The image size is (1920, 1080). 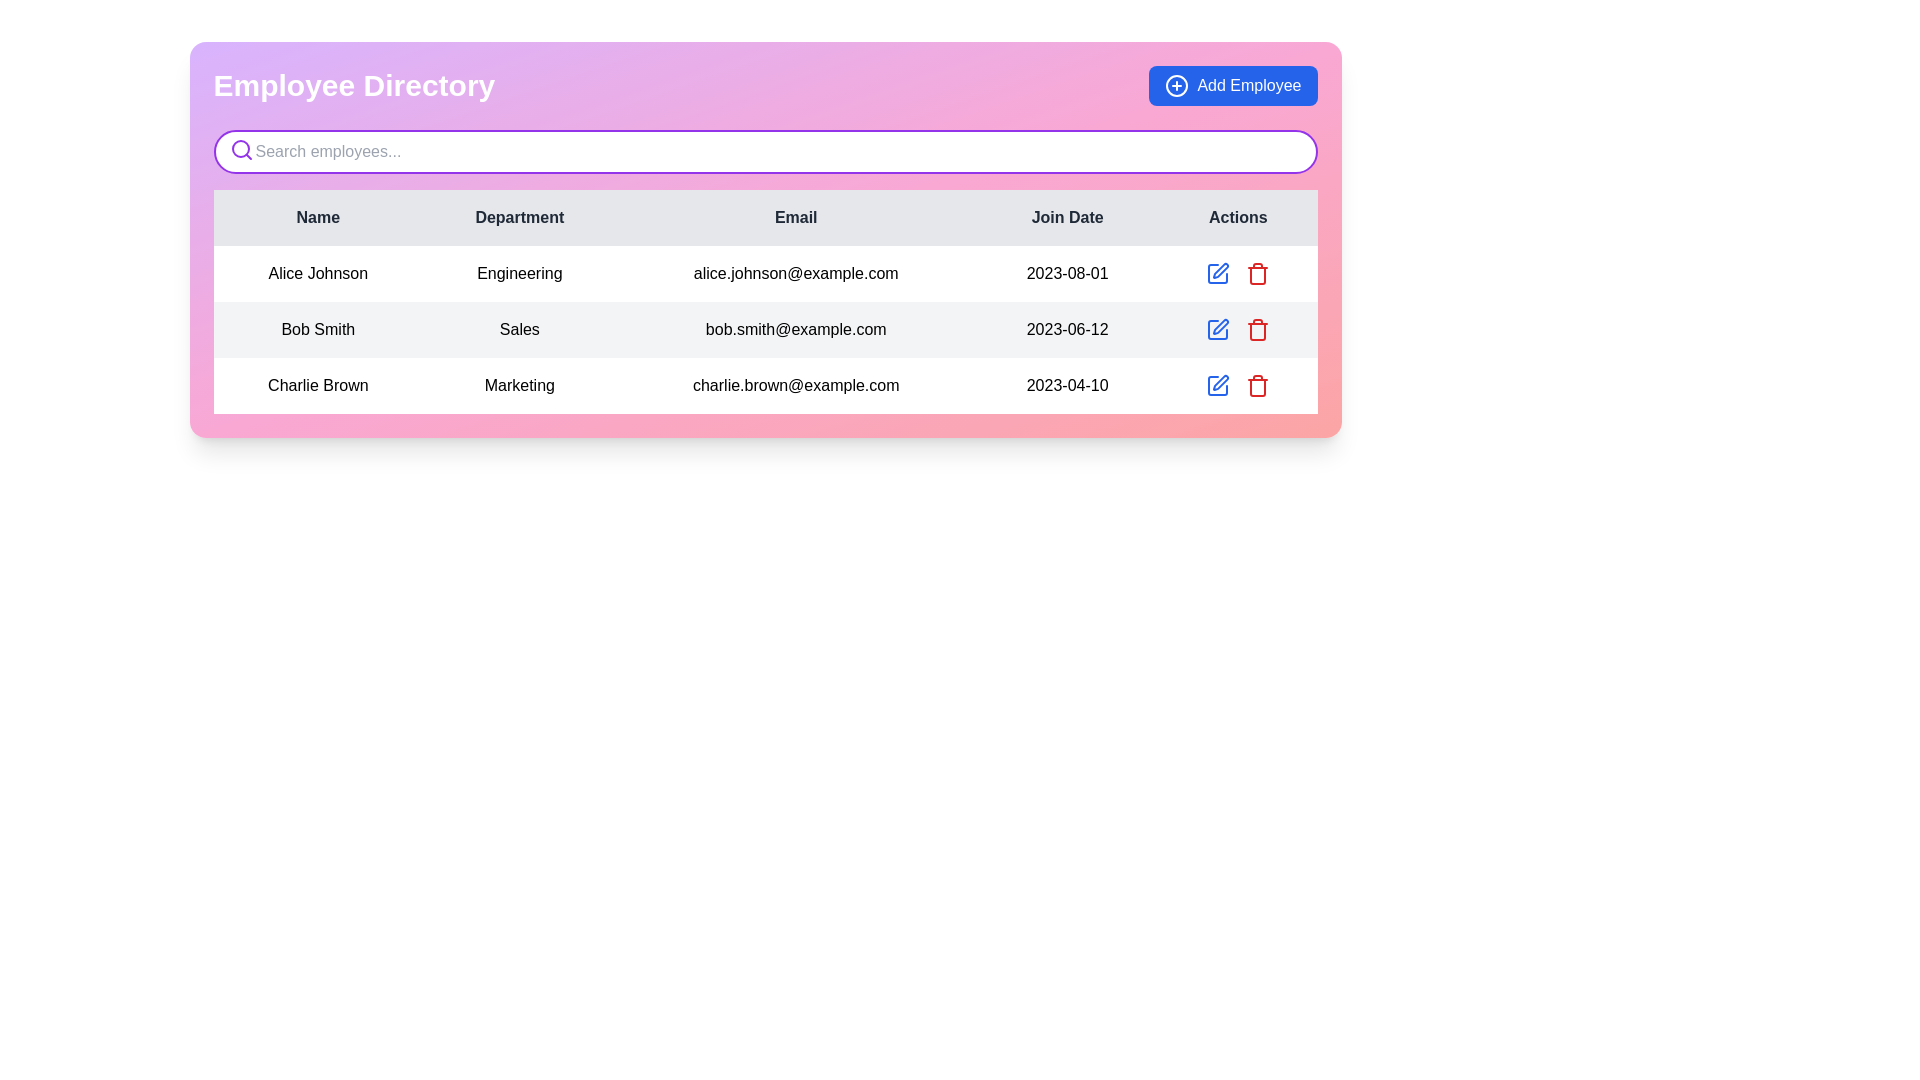 What do you see at coordinates (1217, 273) in the screenshot?
I see `the 'Edit' icon button located in the first row of the 'Actions' column for 'Alice Johnson' in the 'Engineering' department` at bounding box center [1217, 273].